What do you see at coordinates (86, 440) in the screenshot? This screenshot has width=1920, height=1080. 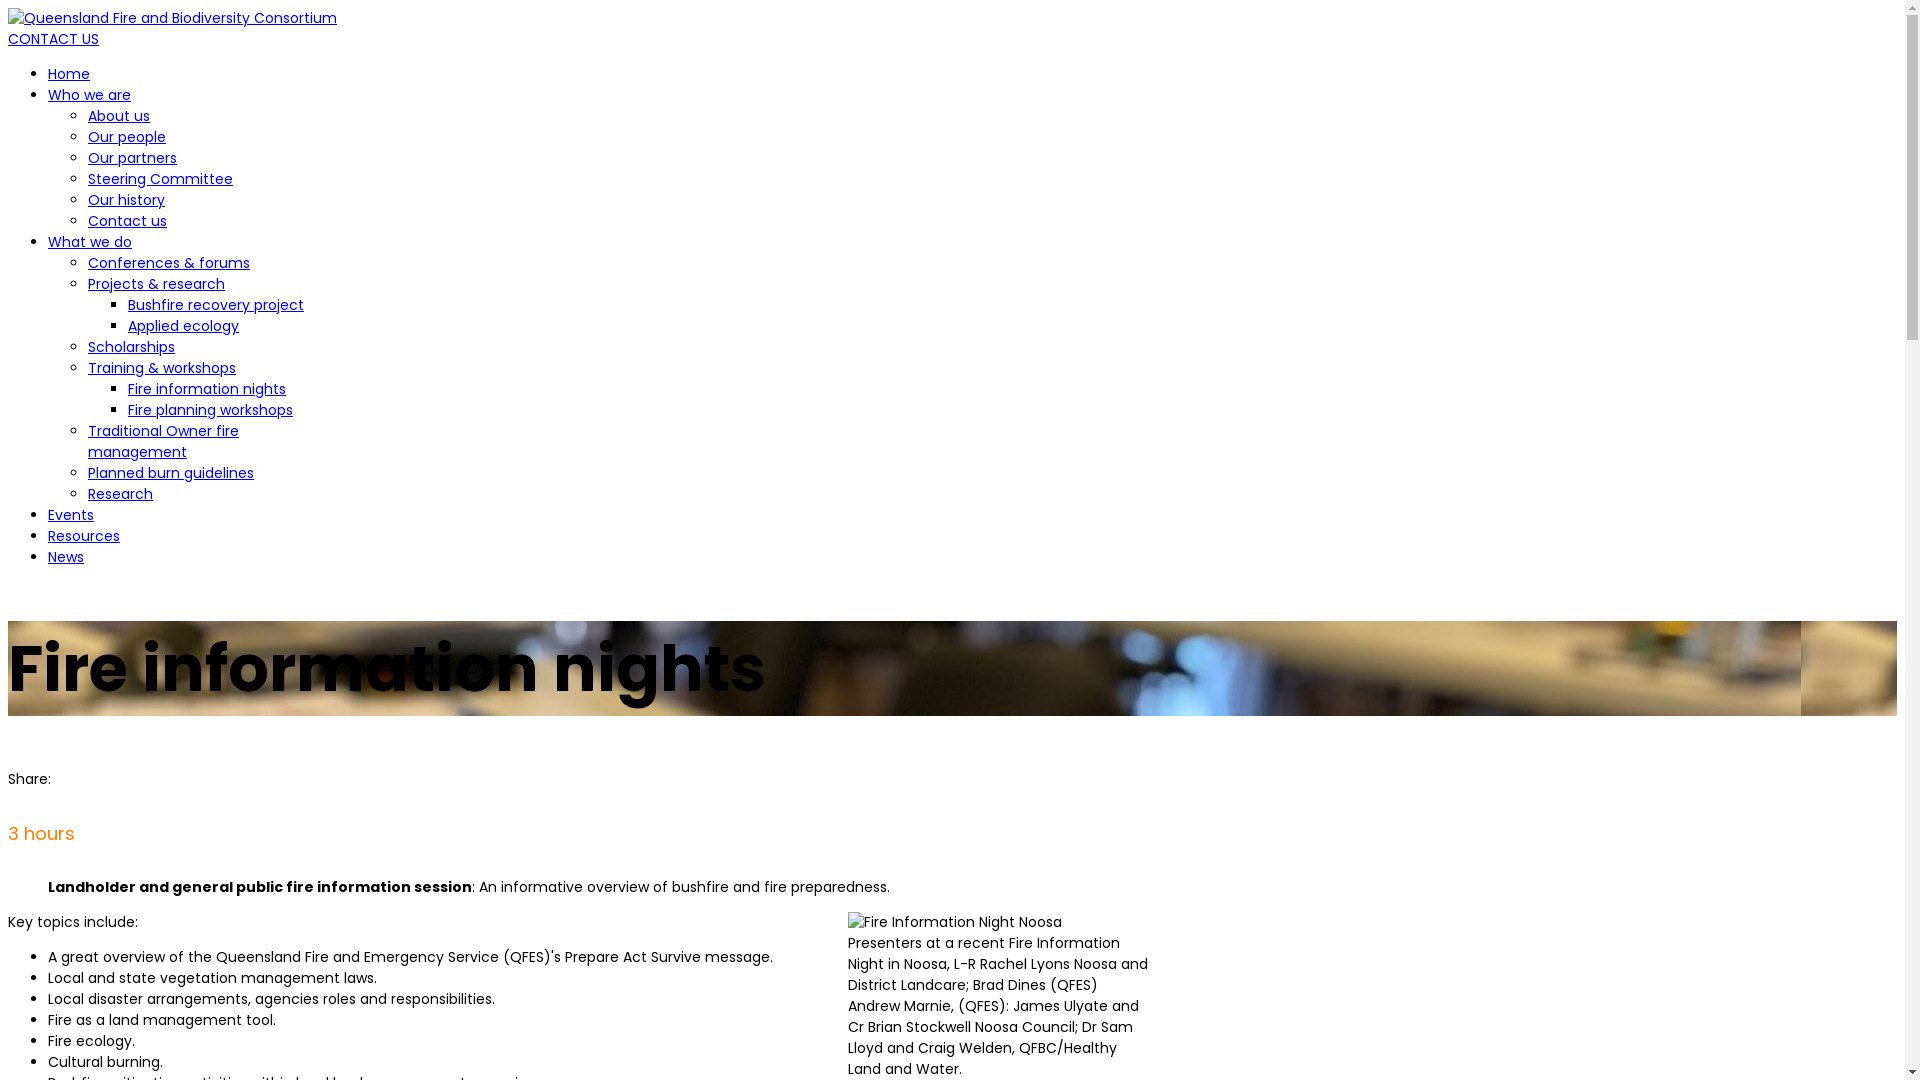 I see `'Traditional Owner fire management'` at bounding box center [86, 440].